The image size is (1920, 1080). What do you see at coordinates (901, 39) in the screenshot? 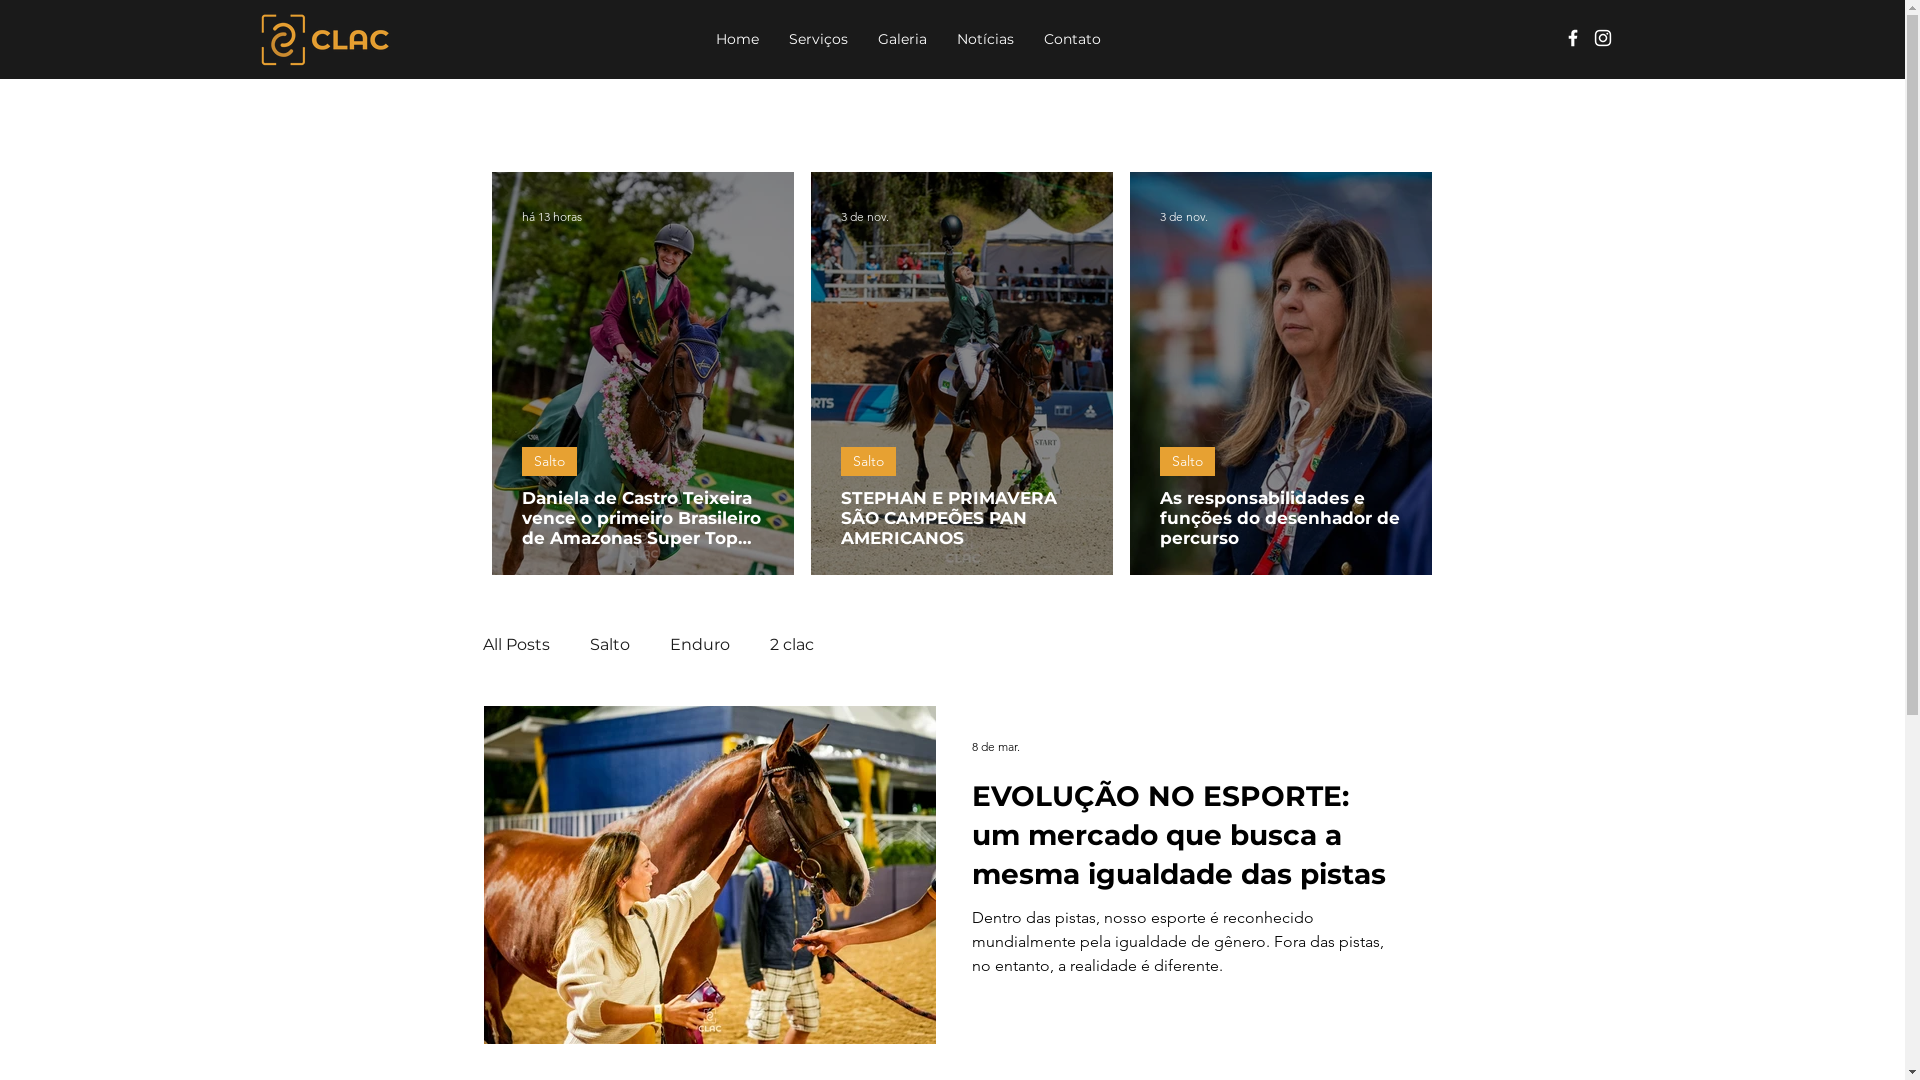
I see `'Galeria'` at bounding box center [901, 39].